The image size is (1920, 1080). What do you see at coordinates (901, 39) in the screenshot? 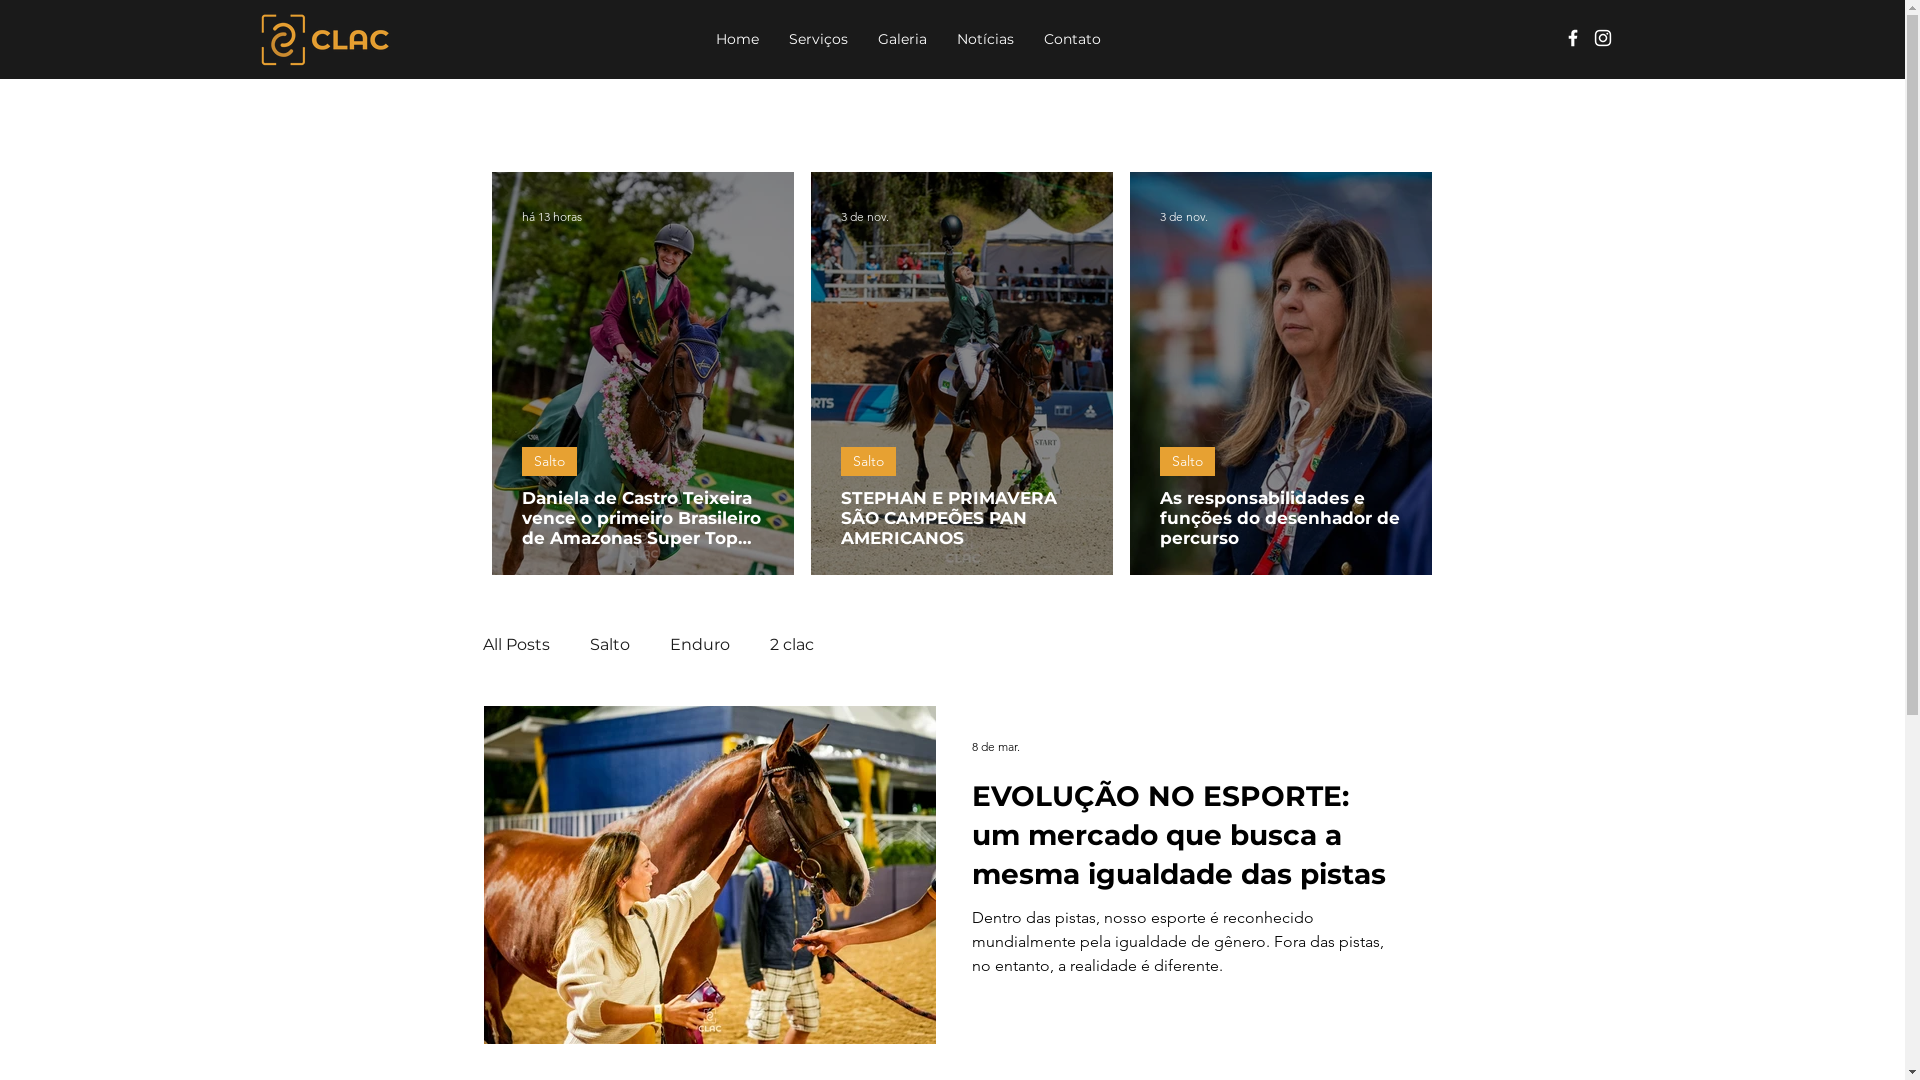
I see `'Galeria'` at bounding box center [901, 39].